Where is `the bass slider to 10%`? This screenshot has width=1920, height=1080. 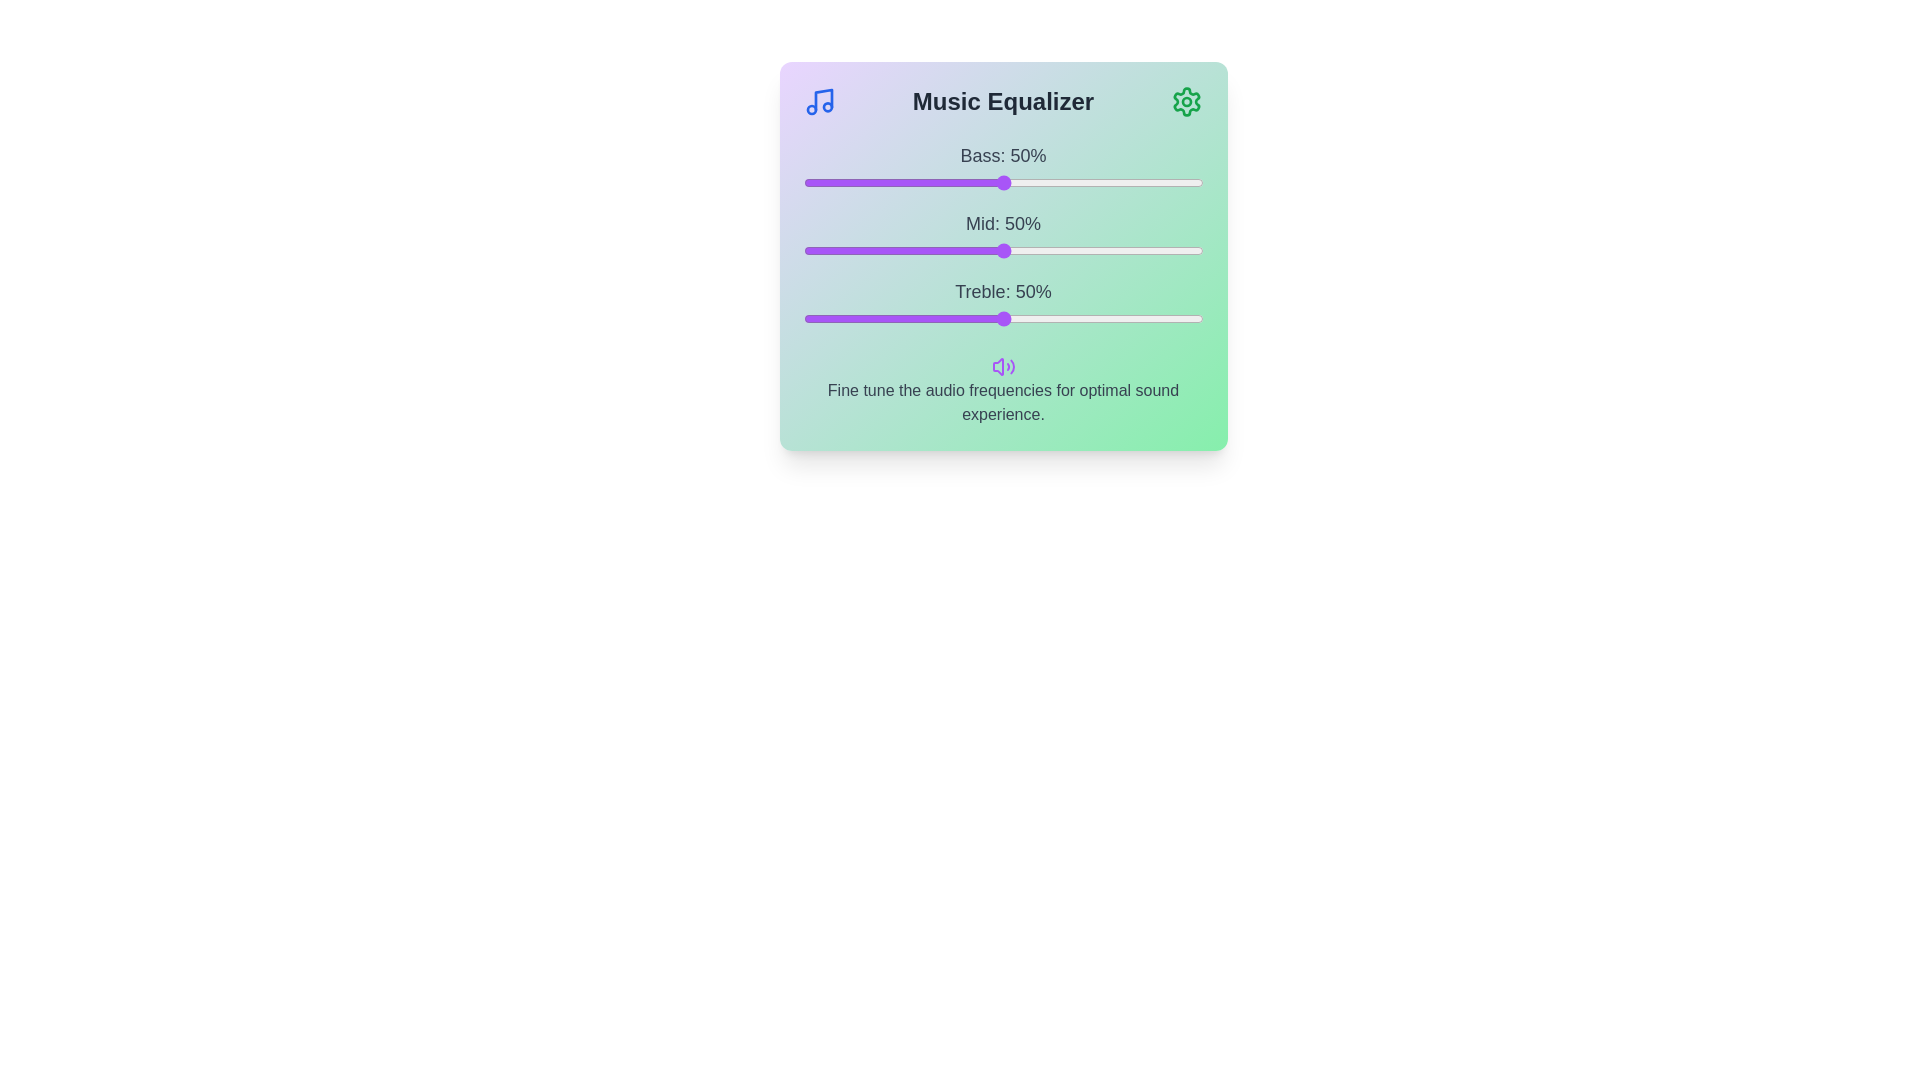
the bass slider to 10% is located at coordinates (843, 182).